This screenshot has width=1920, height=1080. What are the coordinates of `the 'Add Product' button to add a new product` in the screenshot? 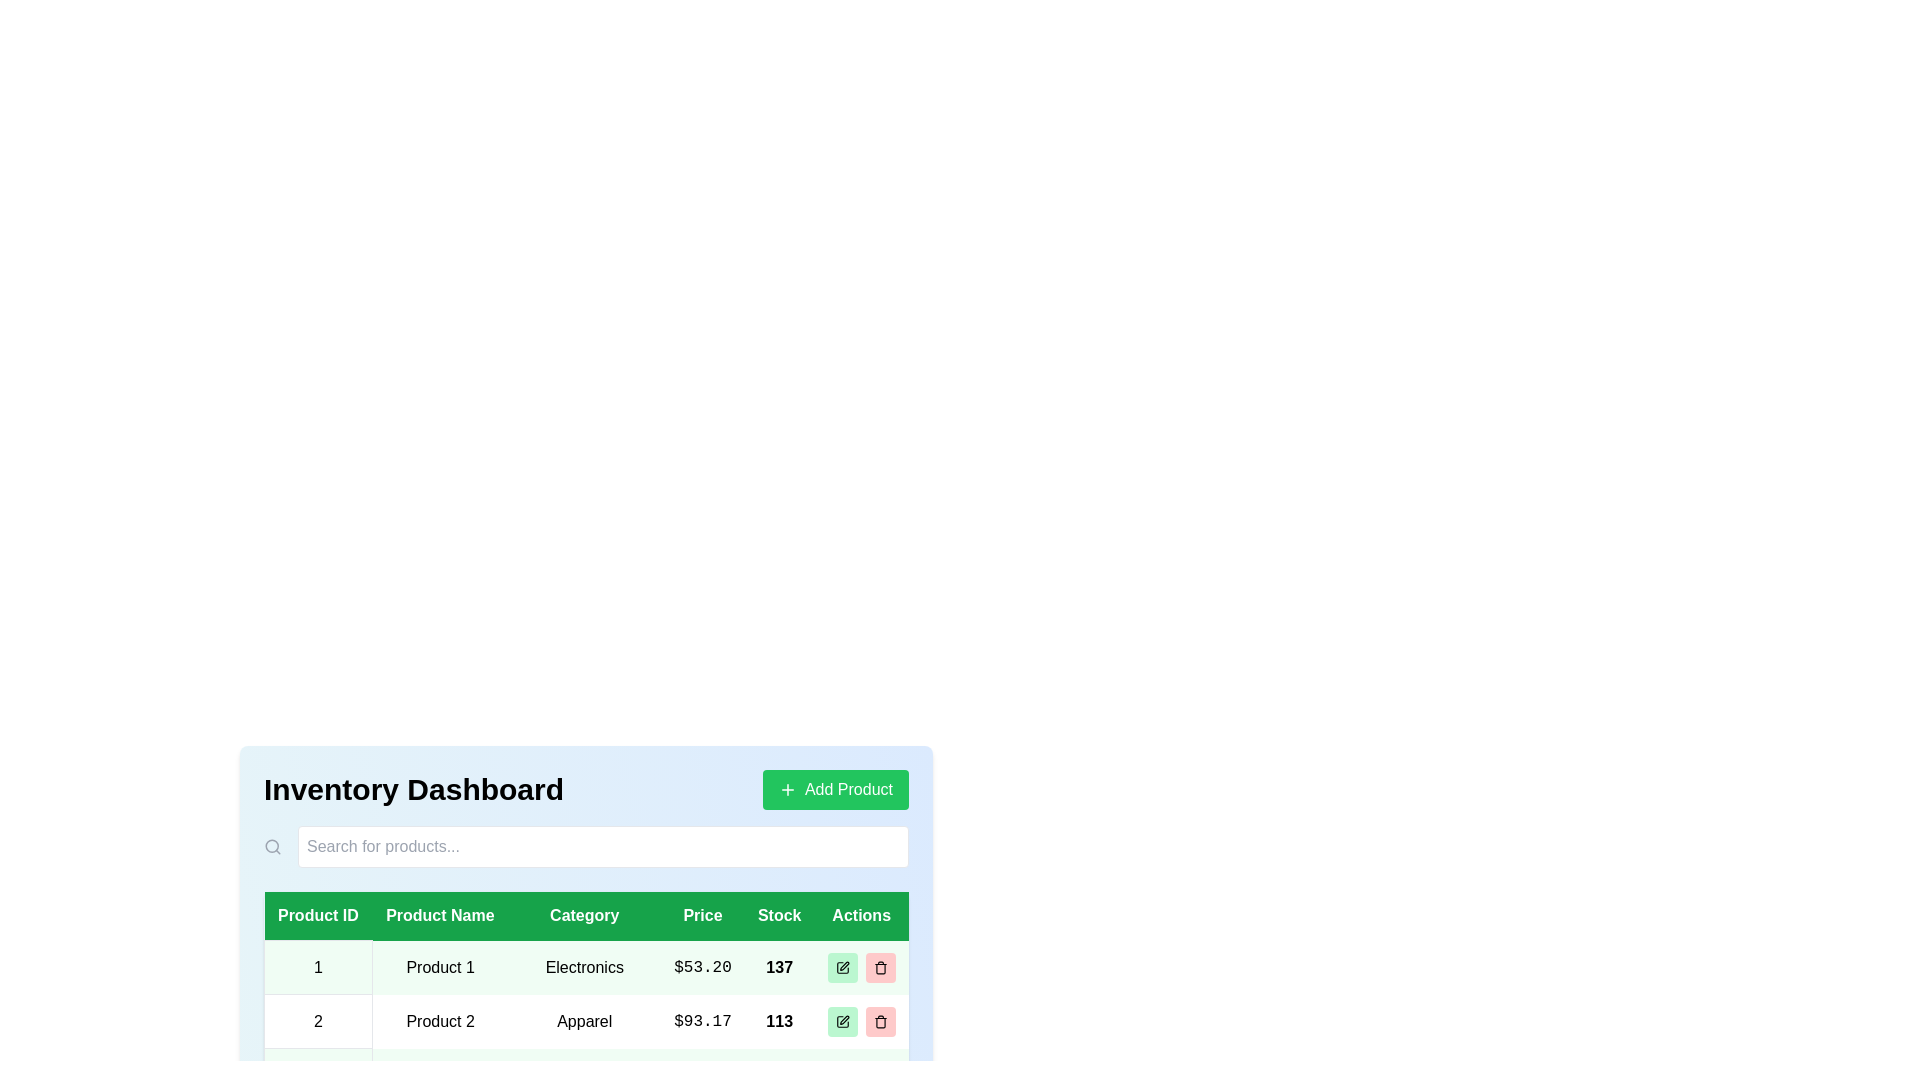 It's located at (835, 789).